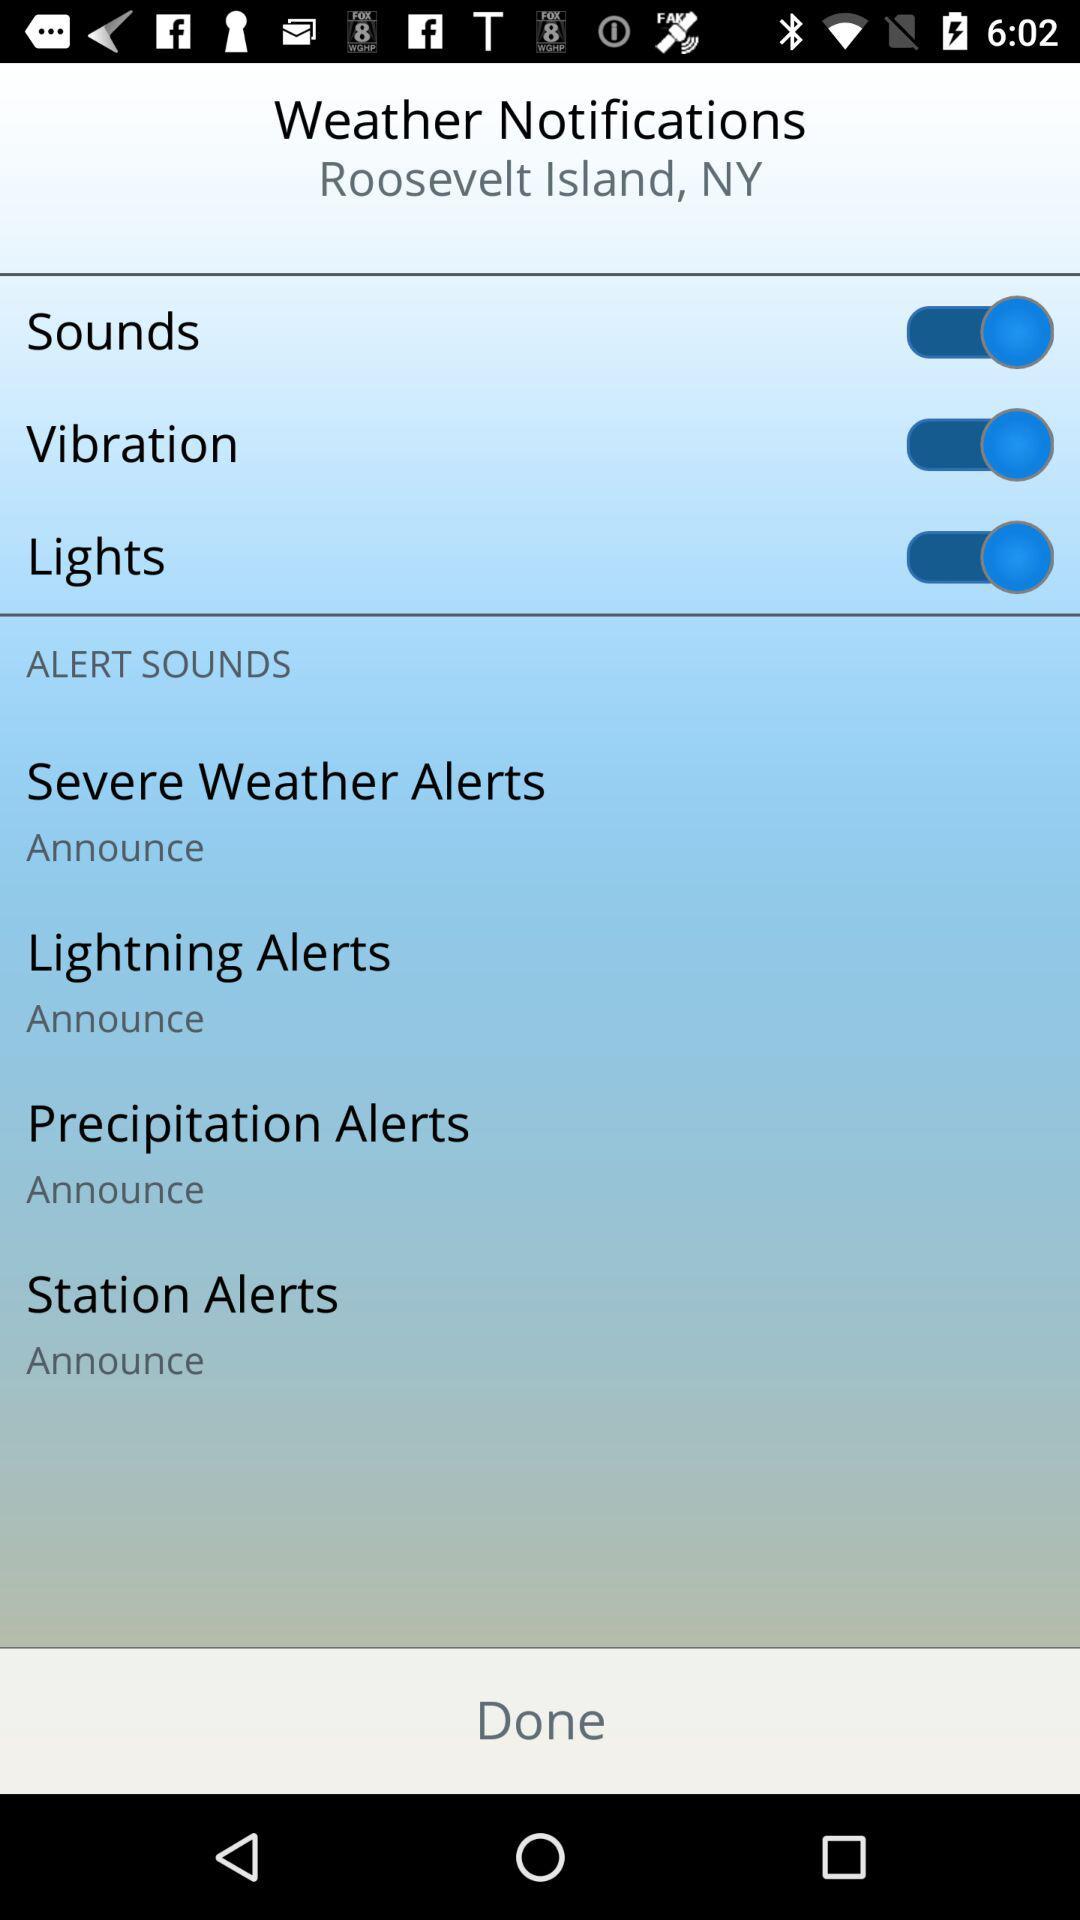  What do you see at coordinates (540, 557) in the screenshot?
I see `lights item` at bounding box center [540, 557].